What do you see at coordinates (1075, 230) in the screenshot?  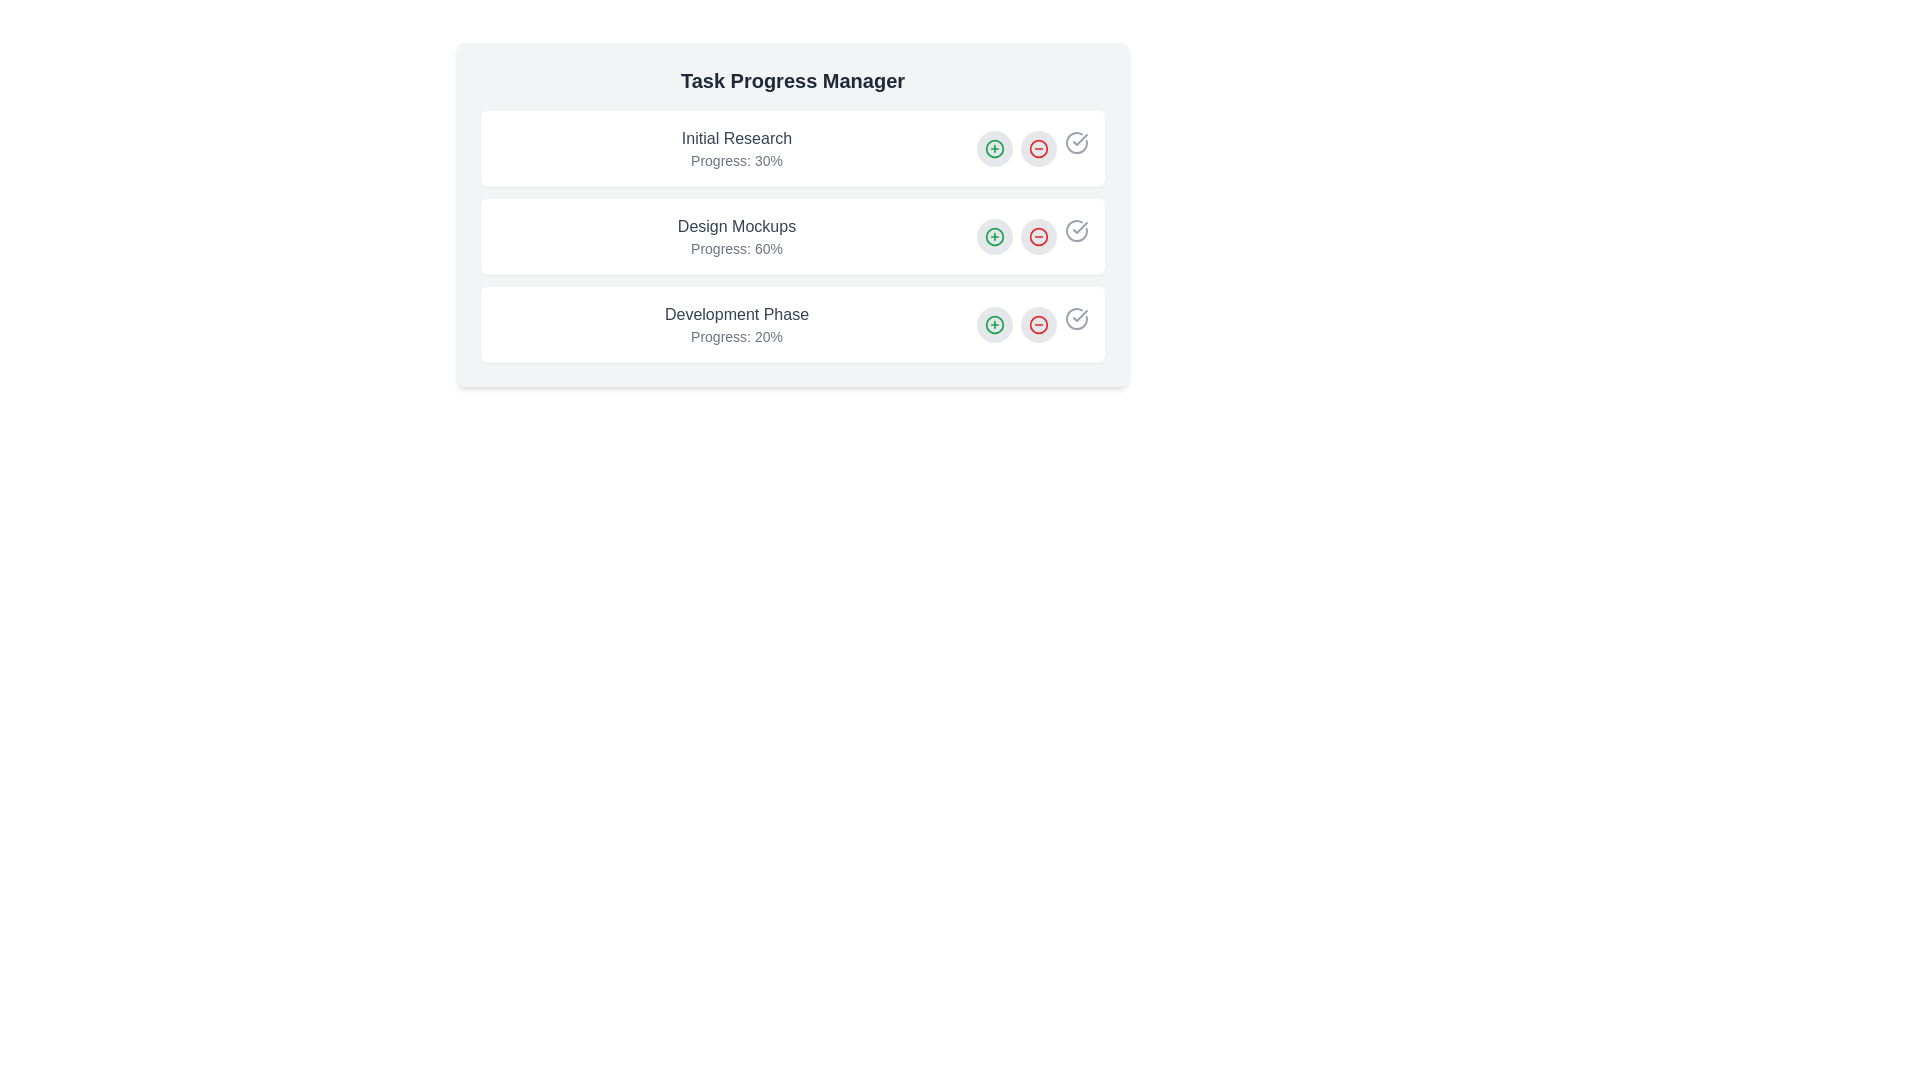 I see `the confirmation icon located on the right-hand side of the 'Design Mockups' row` at bounding box center [1075, 230].